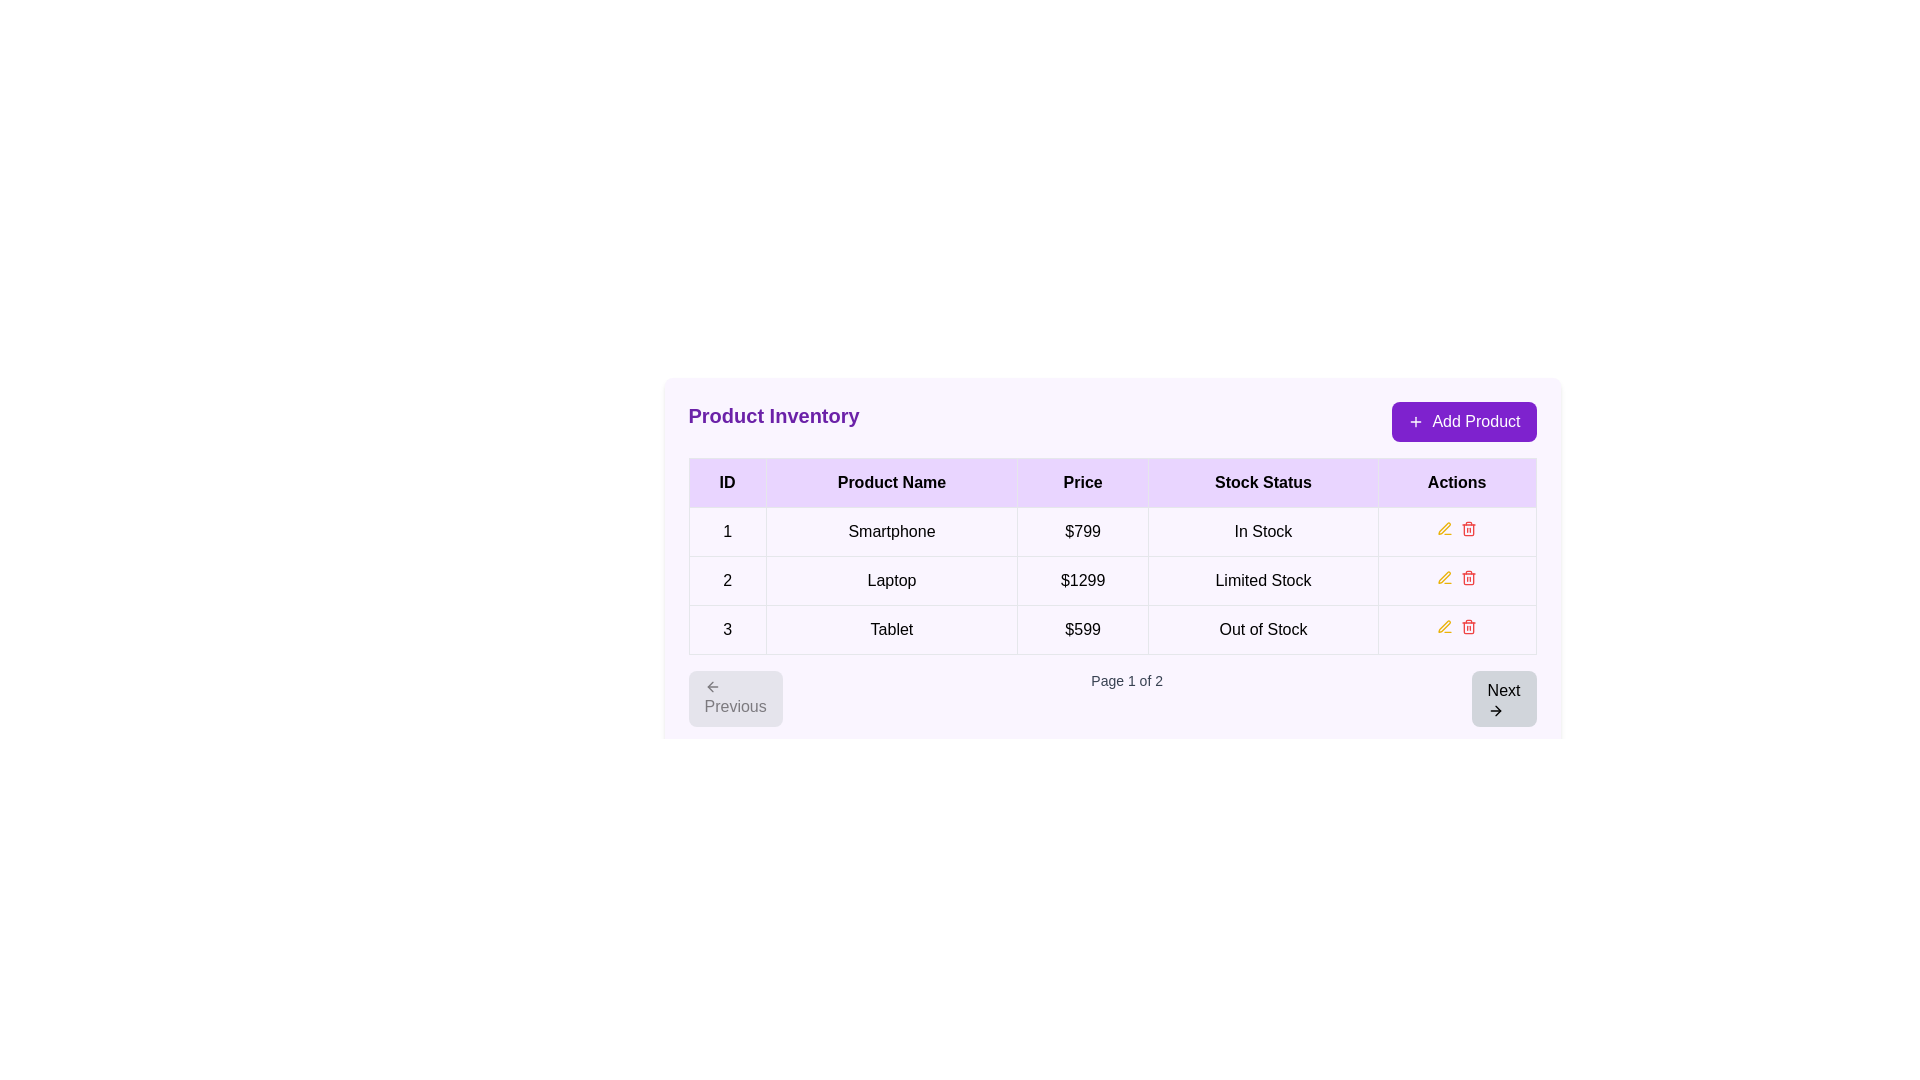  What do you see at coordinates (1468, 626) in the screenshot?
I see `the clickable trash can icon in the third row under the 'Actions' column` at bounding box center [1468, 626].